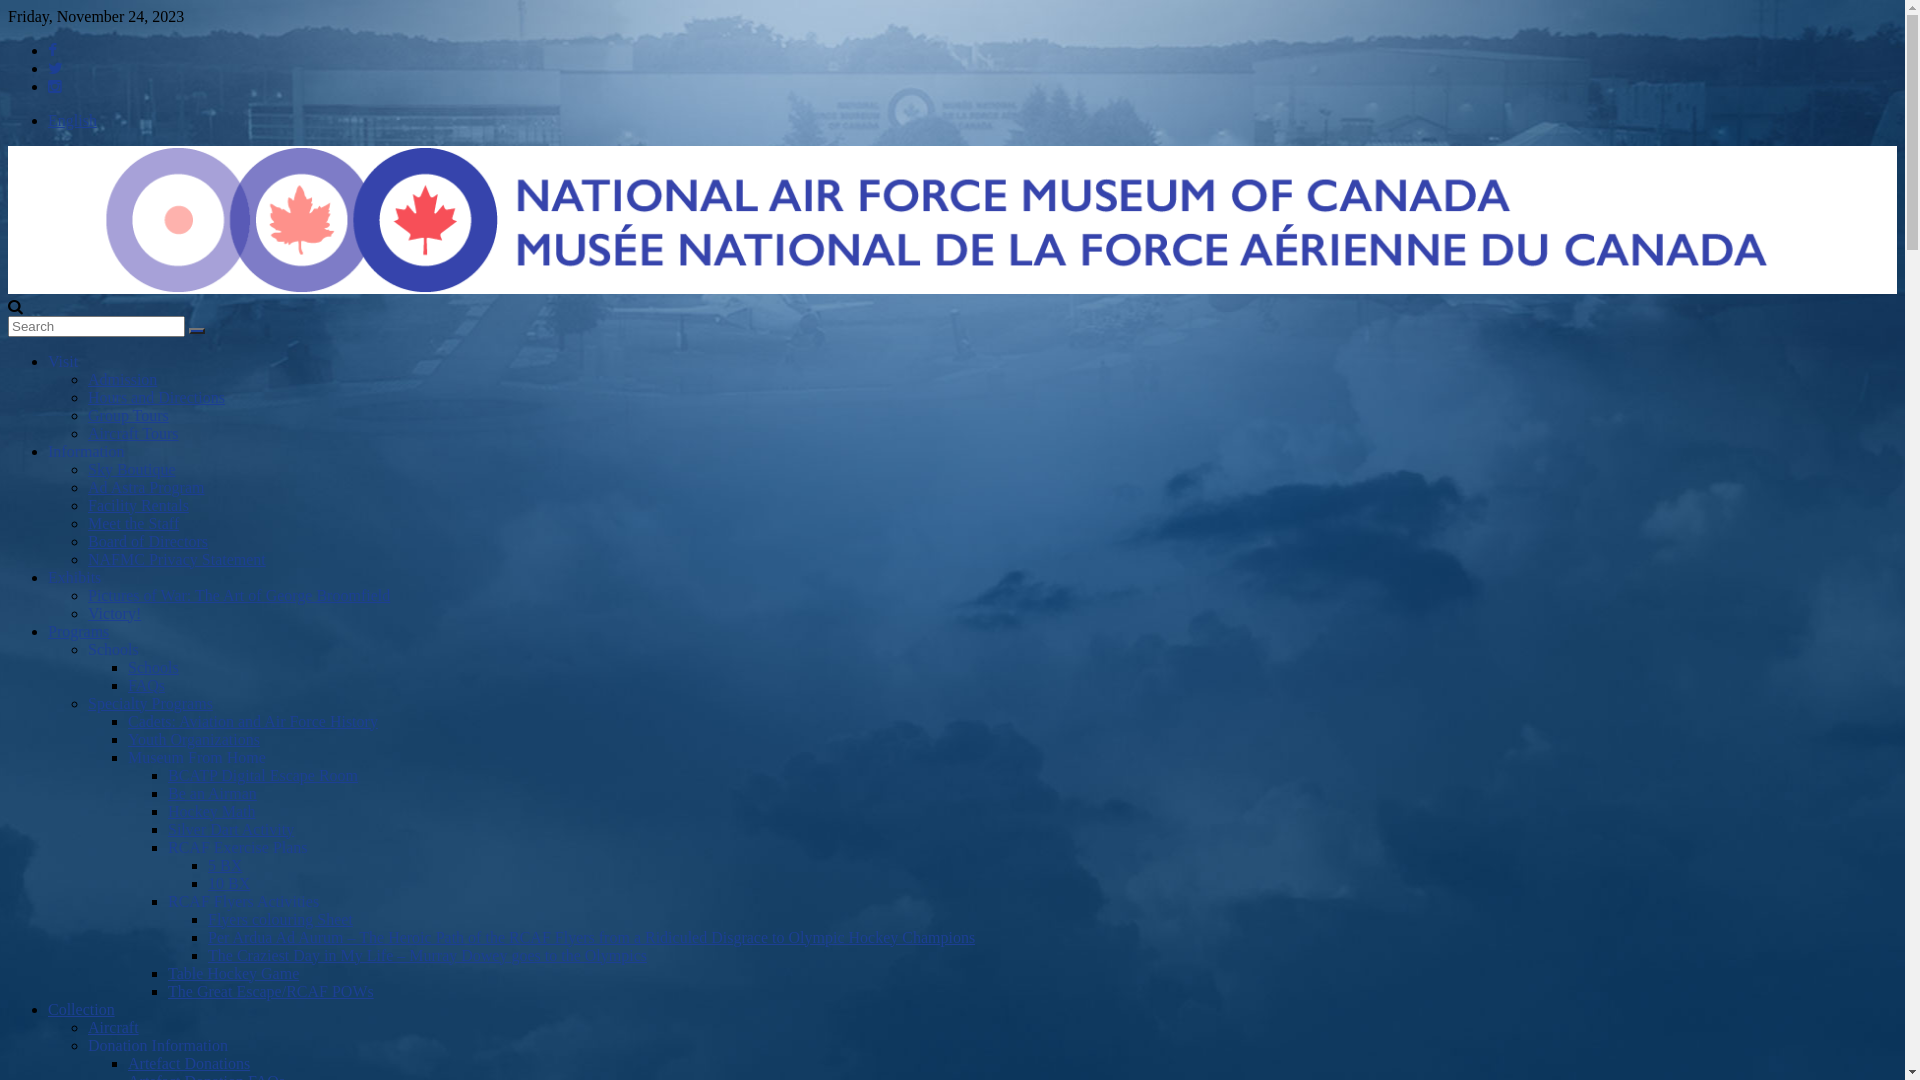  I want to click on 'Donation Information', so click(157, 1044).